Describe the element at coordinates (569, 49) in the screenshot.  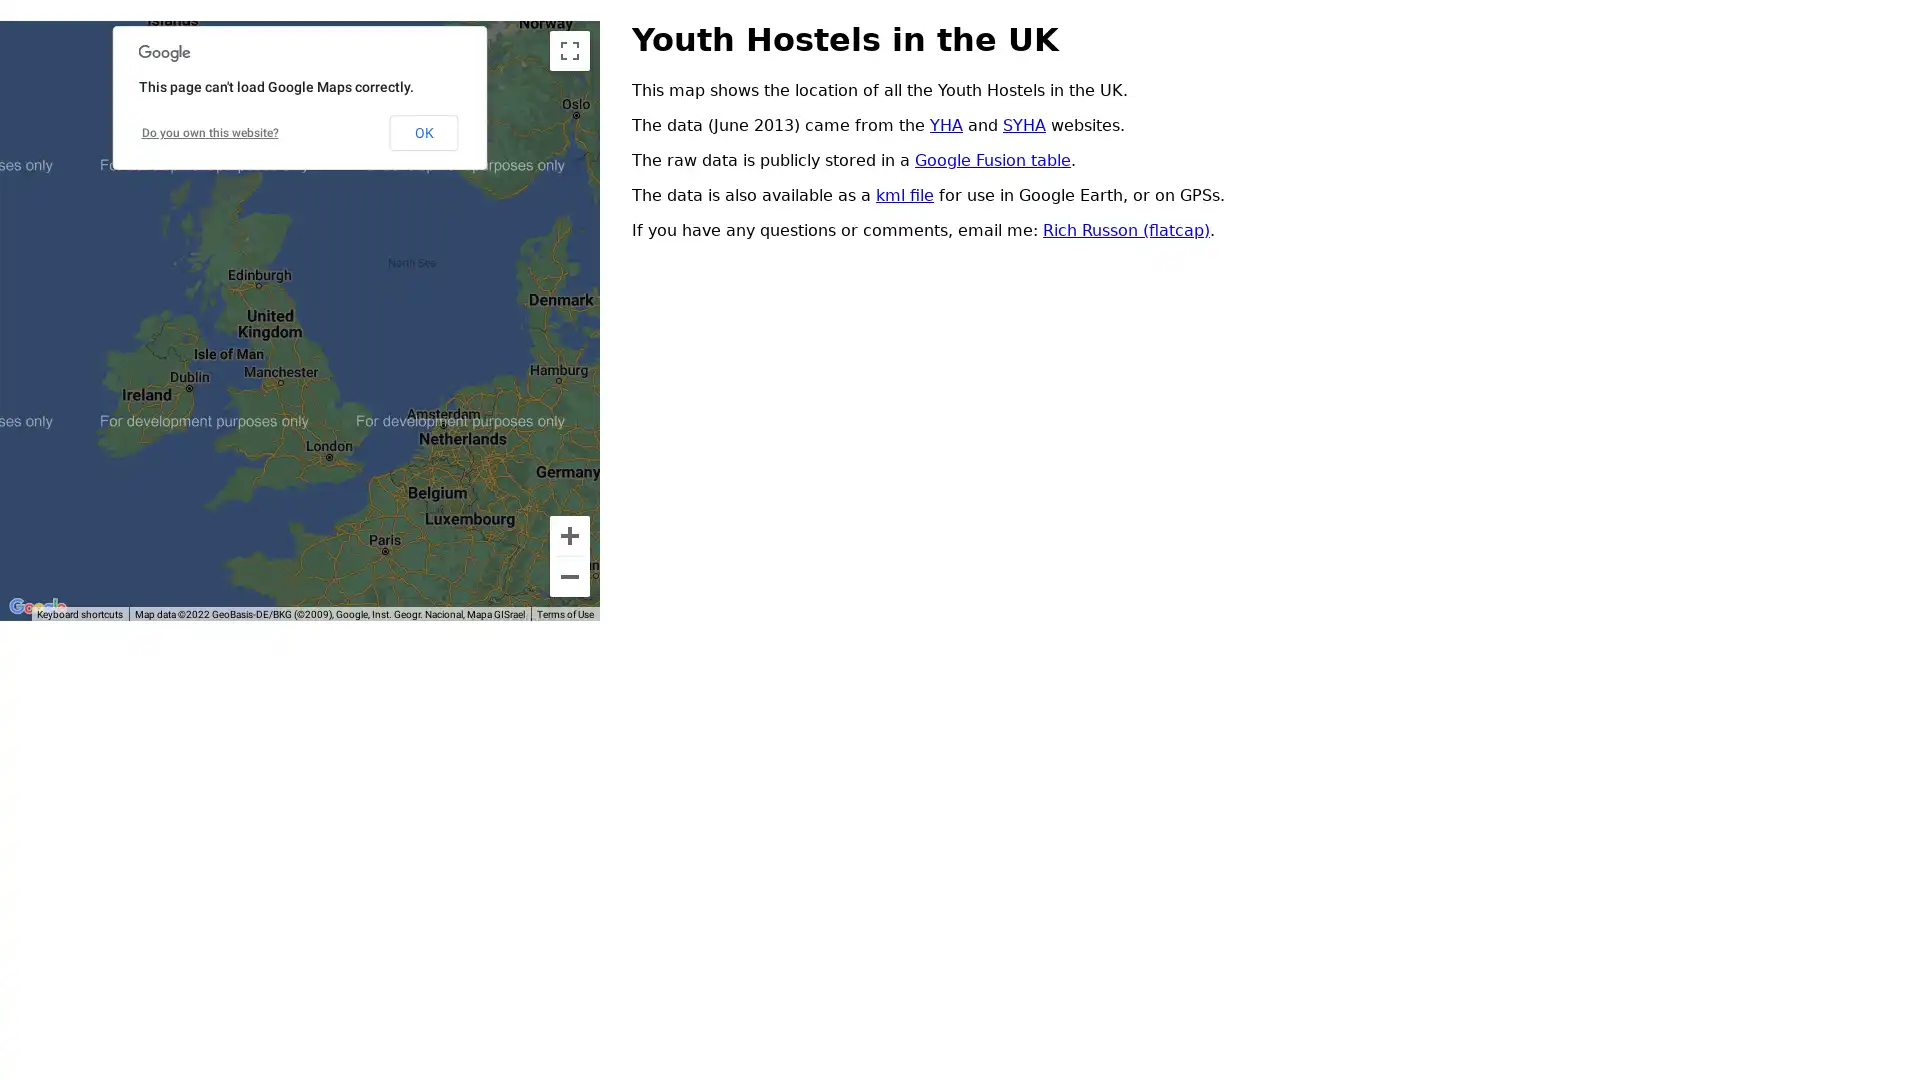
I see `Toggle fullscreen view` at that location.